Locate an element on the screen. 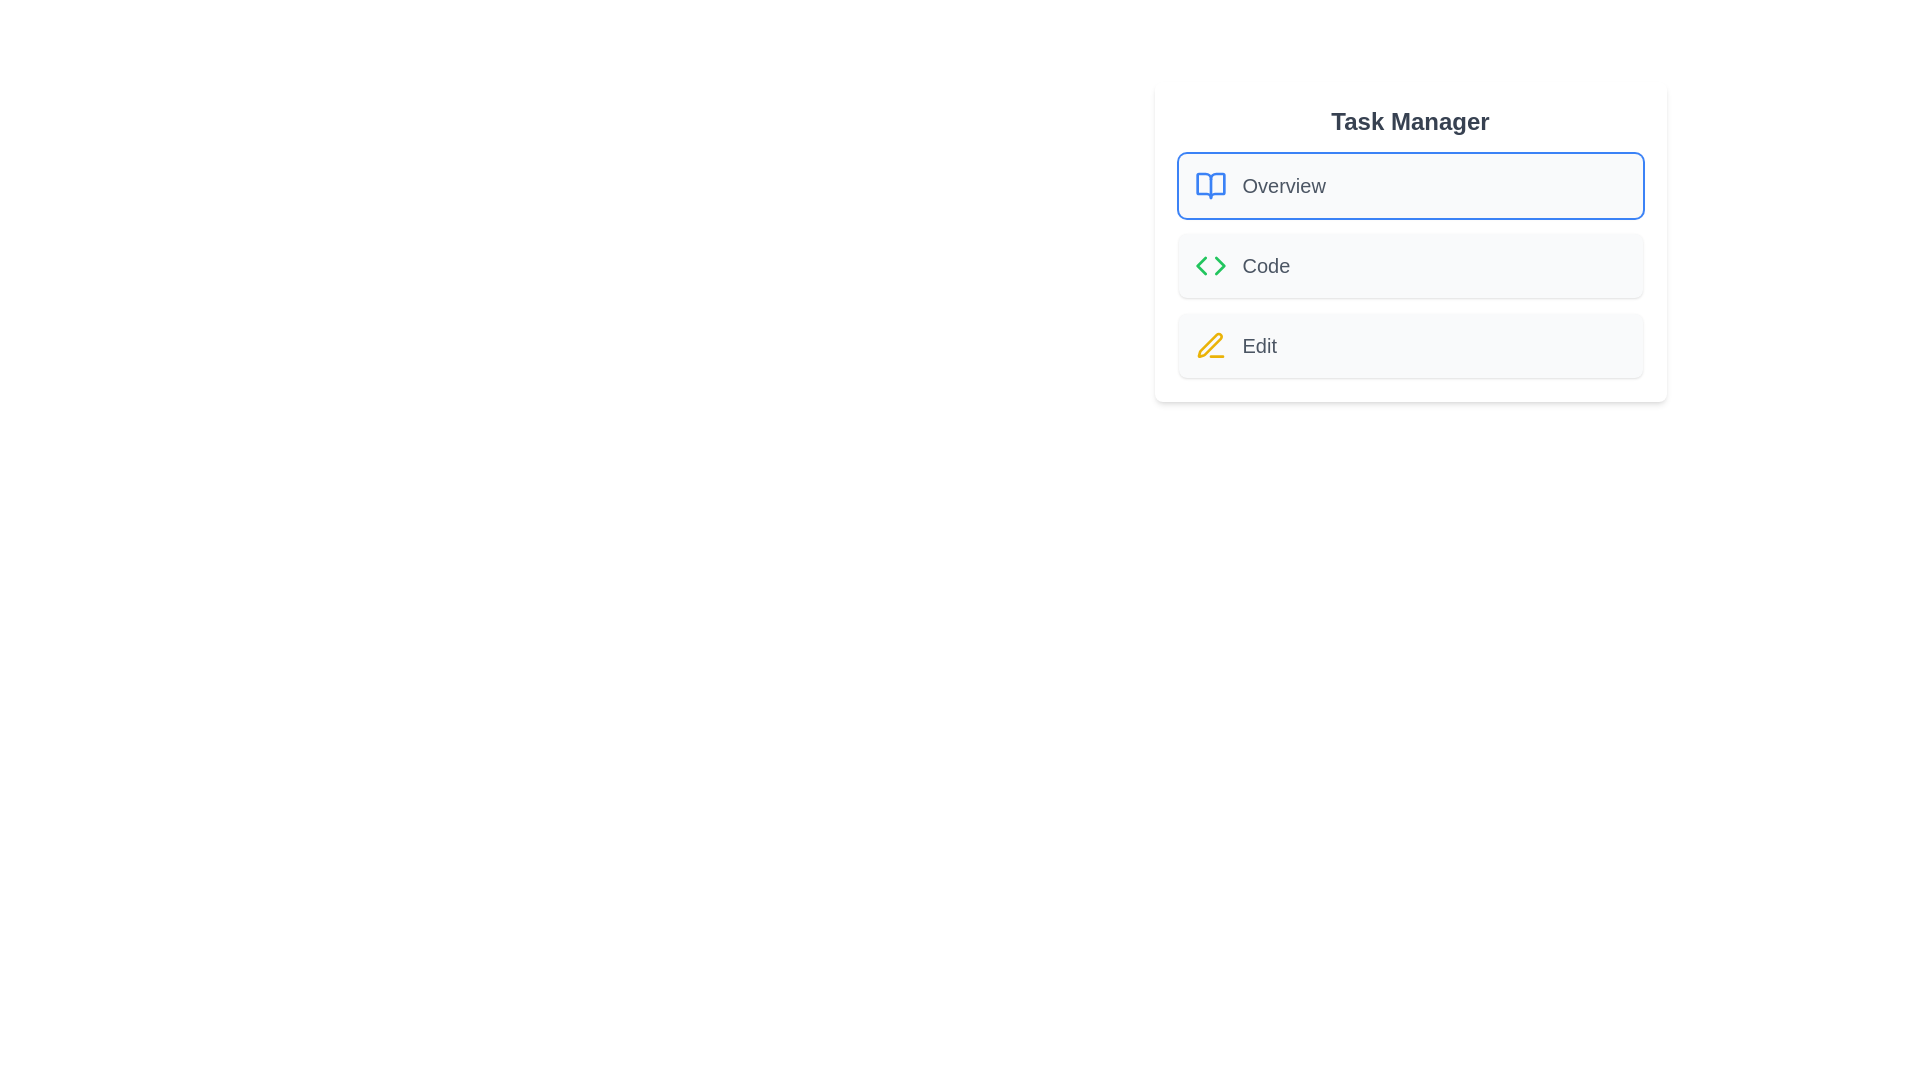 Image resolution: width=1920 pixels, height=1080 pixels. green-colored code-like icon located in the top-left section of the 'Code' label card for context is located at coordinates (1209, 265).